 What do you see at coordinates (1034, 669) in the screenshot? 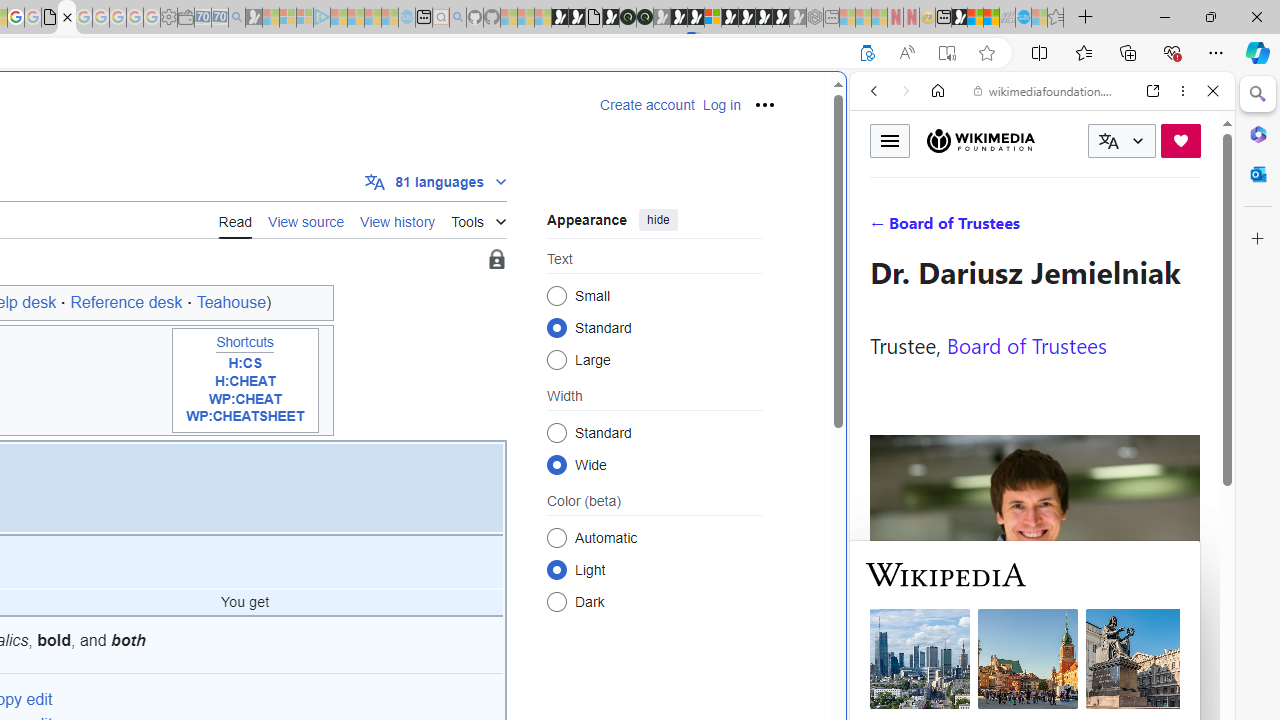
I see `'Wiktionary'` at bounding box center [1034, 669].